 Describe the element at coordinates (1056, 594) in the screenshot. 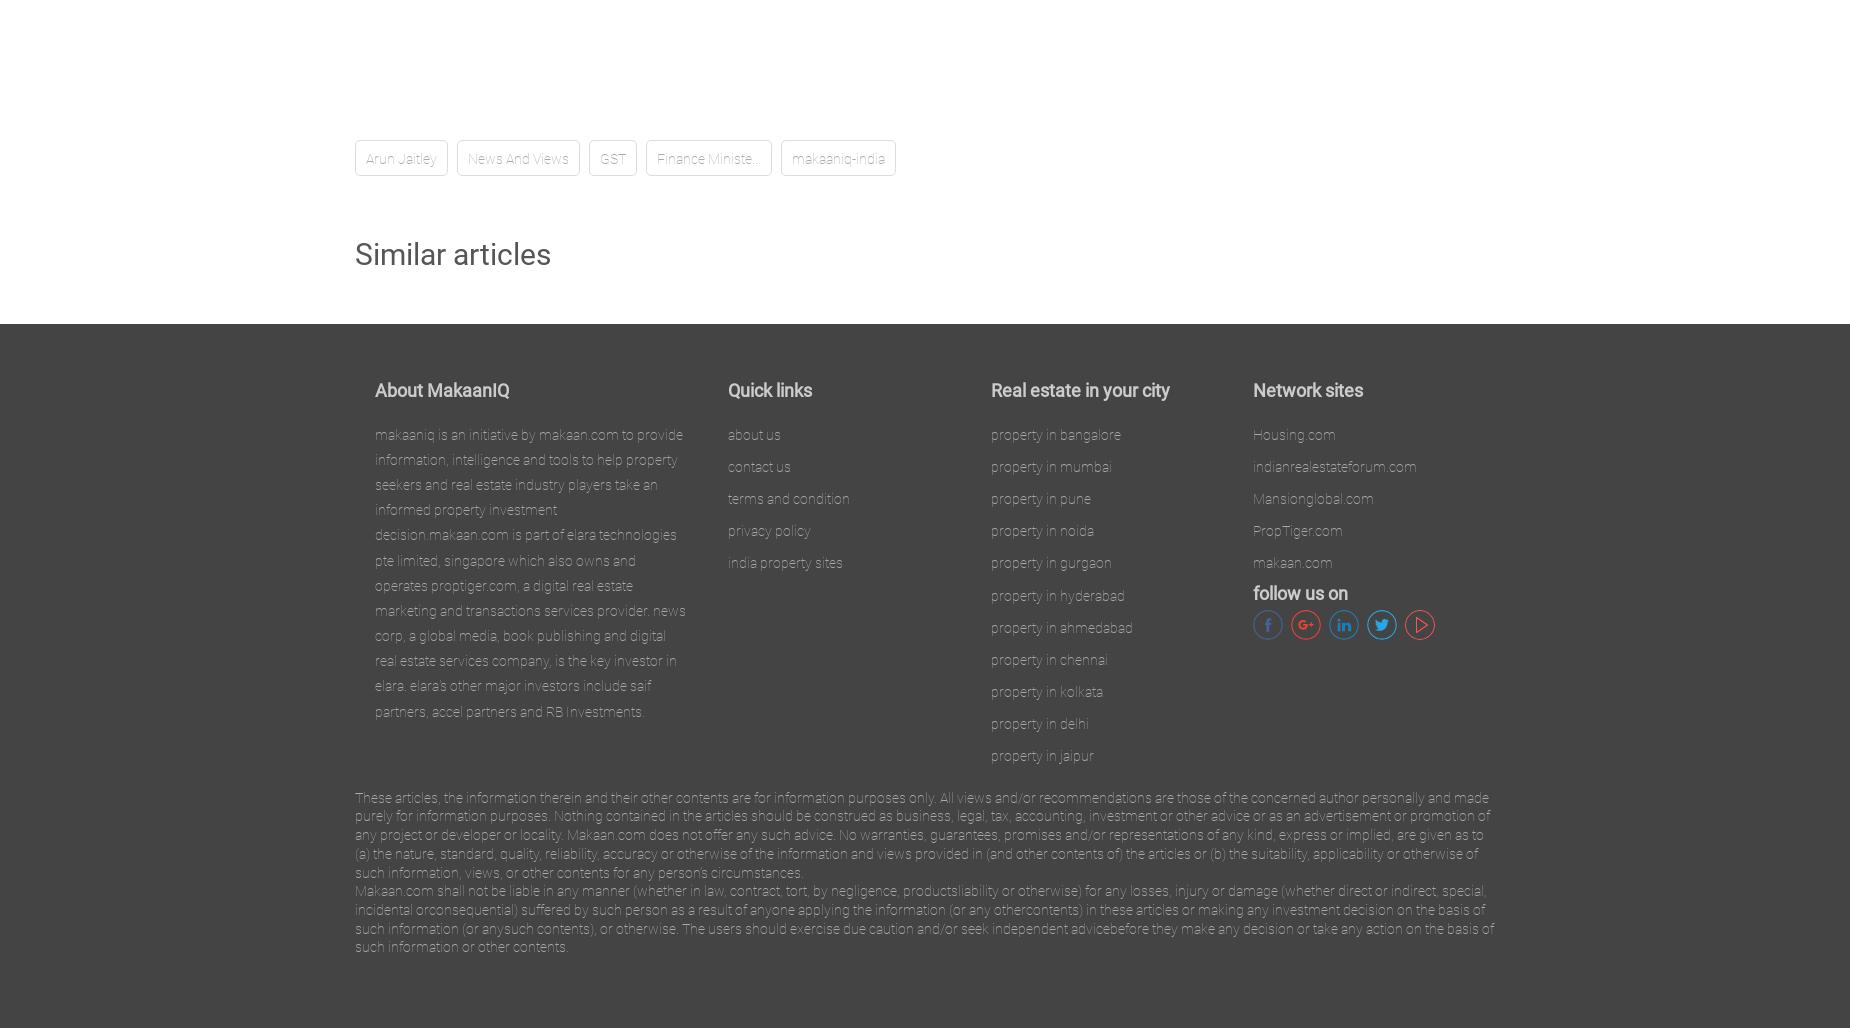

I see `'property in hyderabad'` at that location.